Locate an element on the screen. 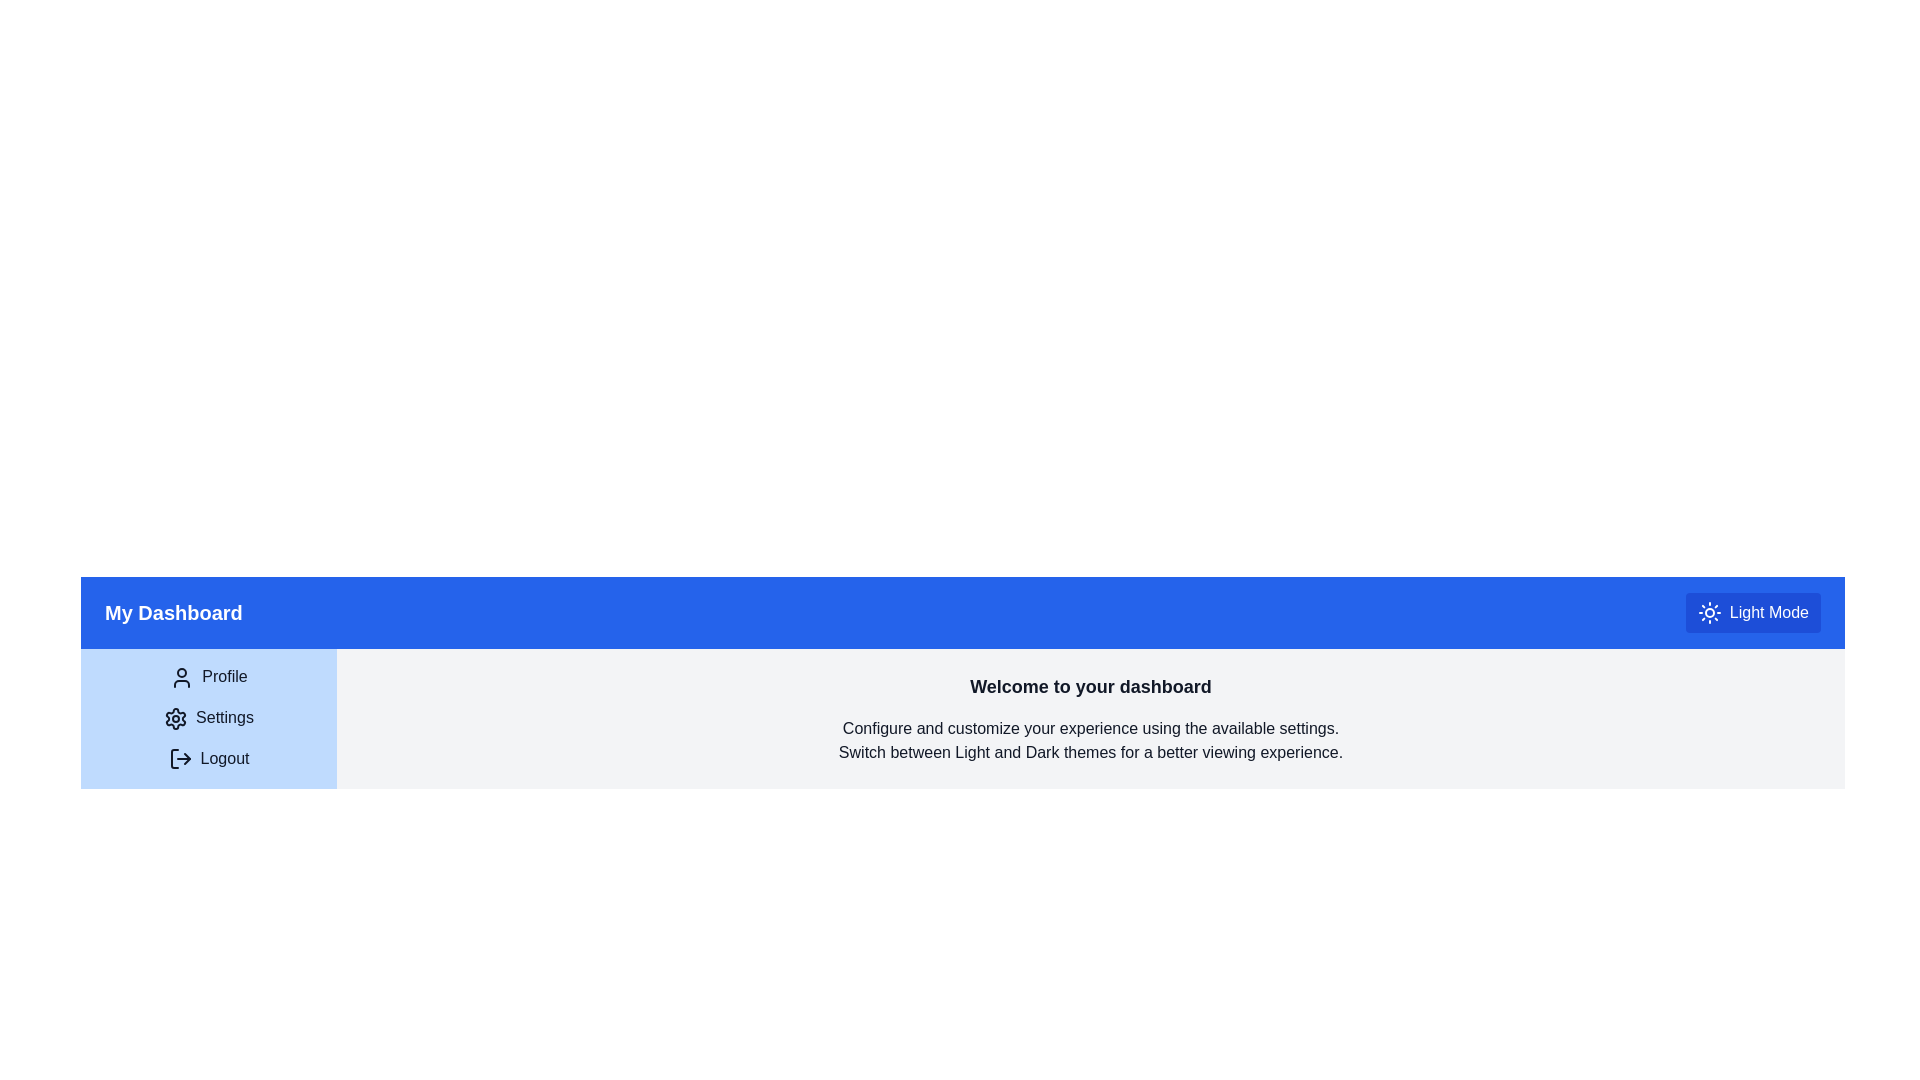  the 'Profile' text label with user icon is located at coordinates (209, 676).